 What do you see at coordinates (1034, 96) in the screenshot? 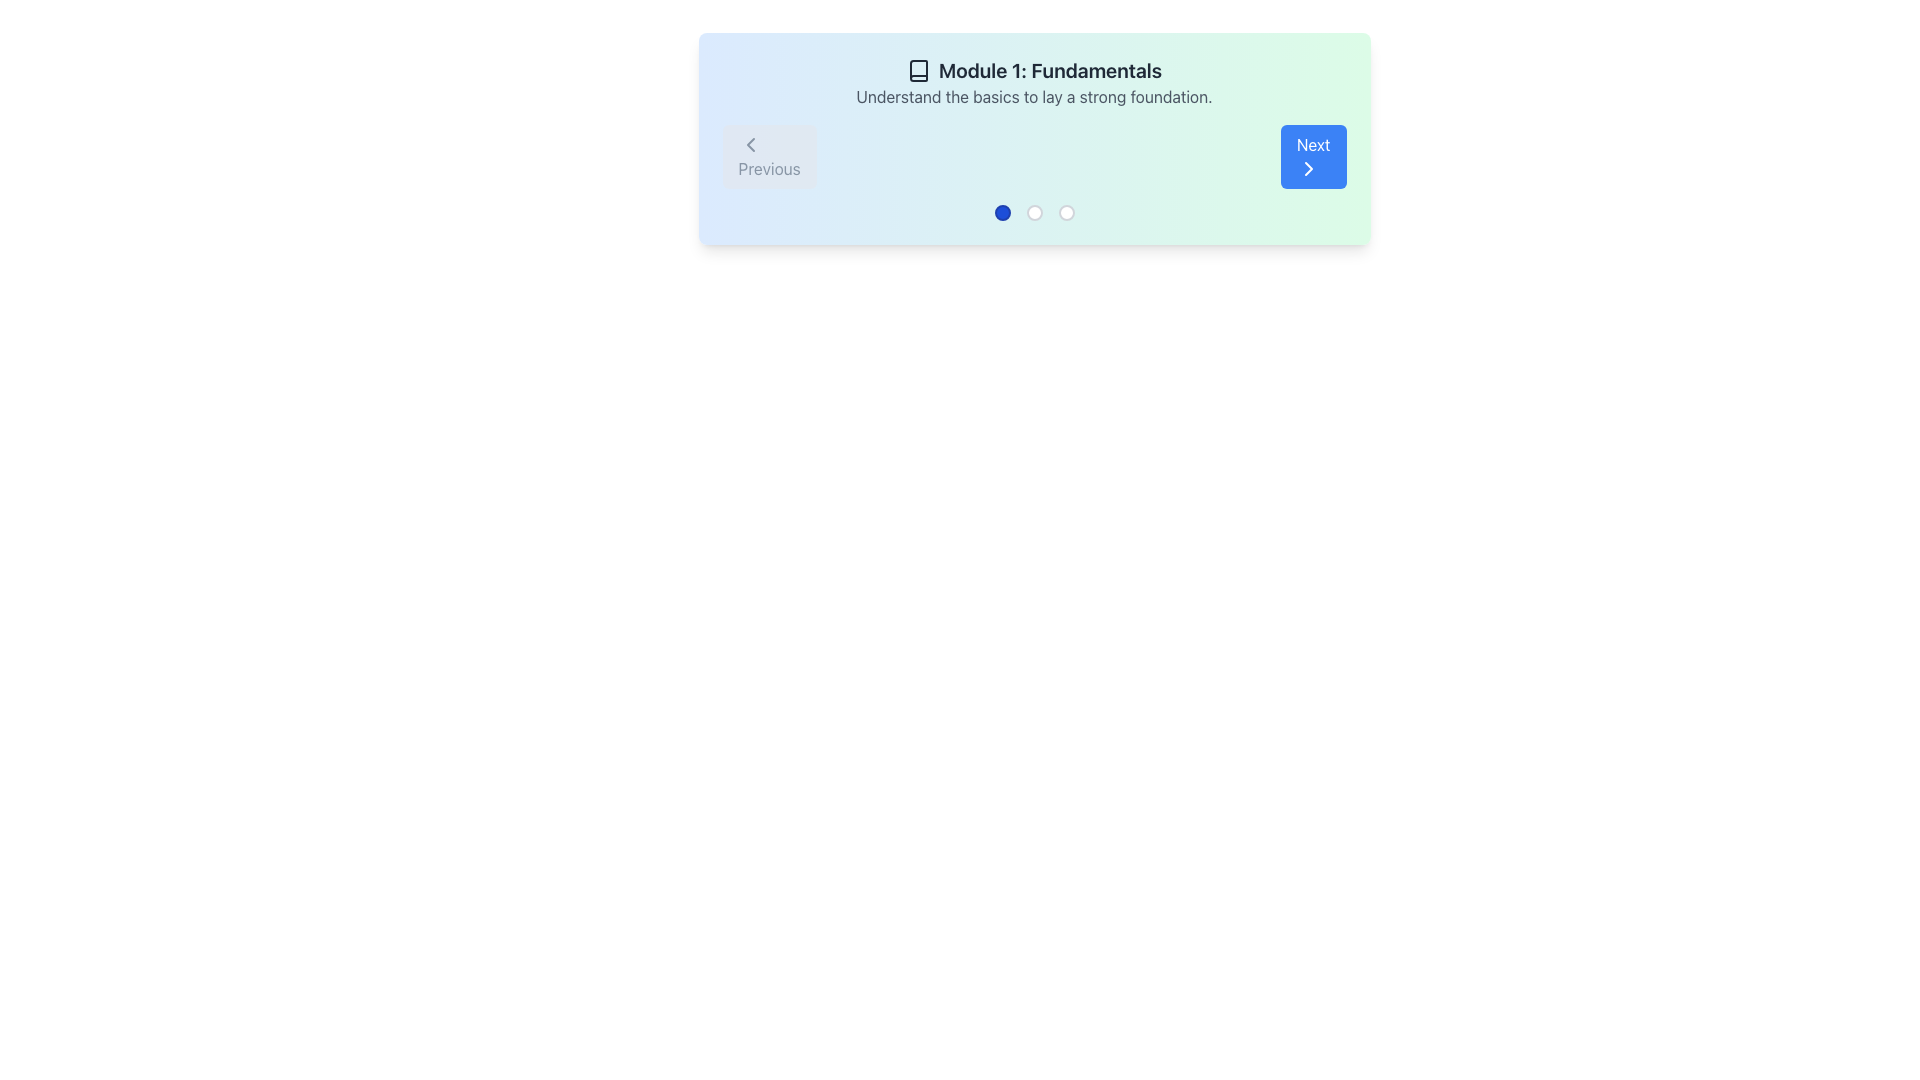
I see `the static text element that reads 'Understand the basics to lay a strong foundation.' which is positioned directly below the header 'Module 1: Fundamentals.'` at bounding box center [1034, 96].